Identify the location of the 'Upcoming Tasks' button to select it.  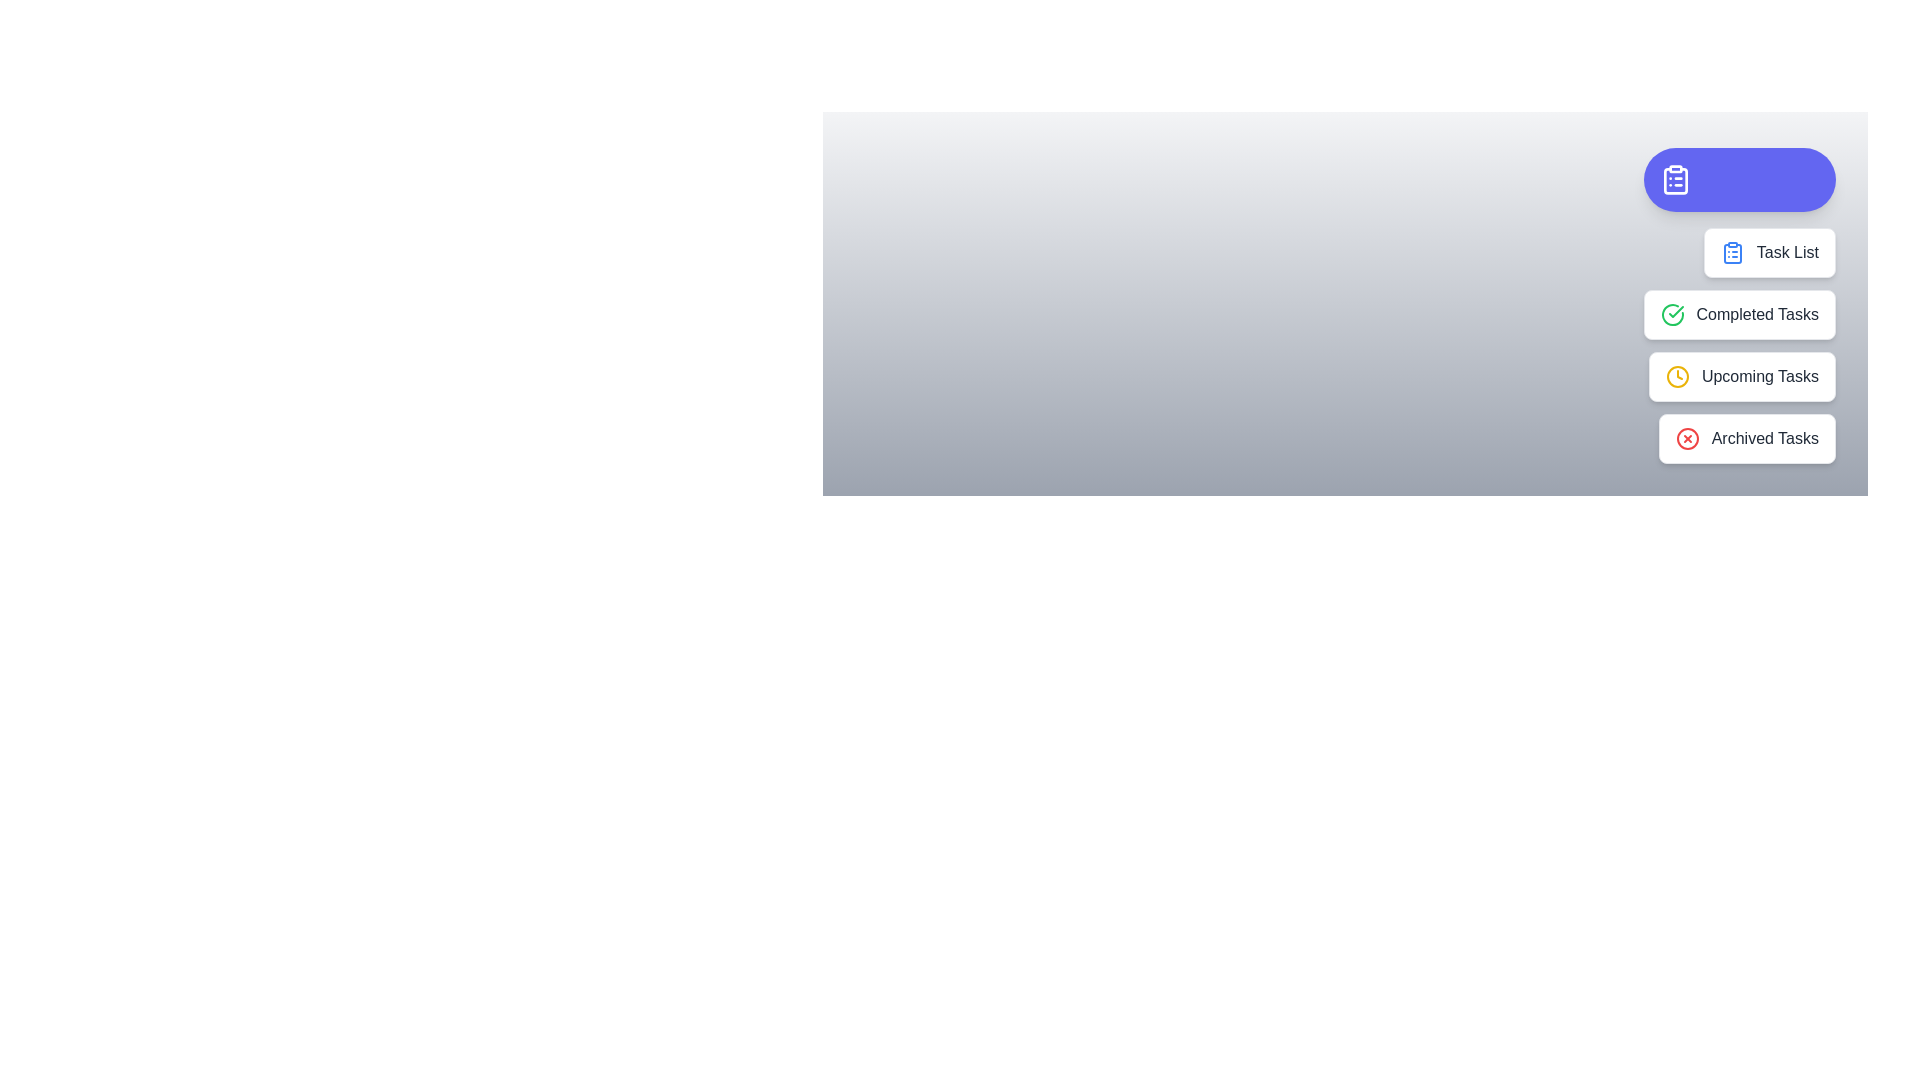
(1741, 377).